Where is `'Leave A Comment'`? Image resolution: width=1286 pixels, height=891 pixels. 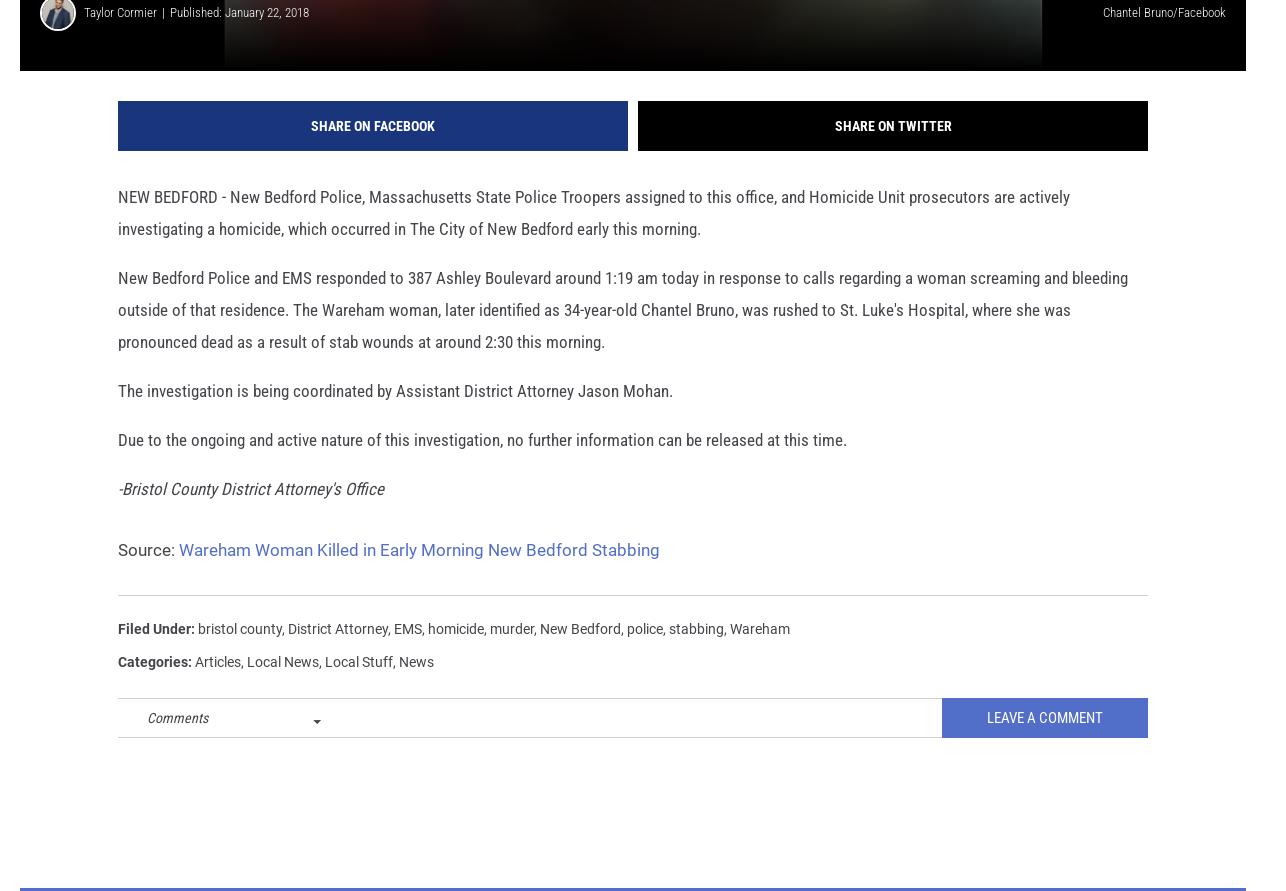 'Leave A Comment' is located at coordinates (1044, 744).